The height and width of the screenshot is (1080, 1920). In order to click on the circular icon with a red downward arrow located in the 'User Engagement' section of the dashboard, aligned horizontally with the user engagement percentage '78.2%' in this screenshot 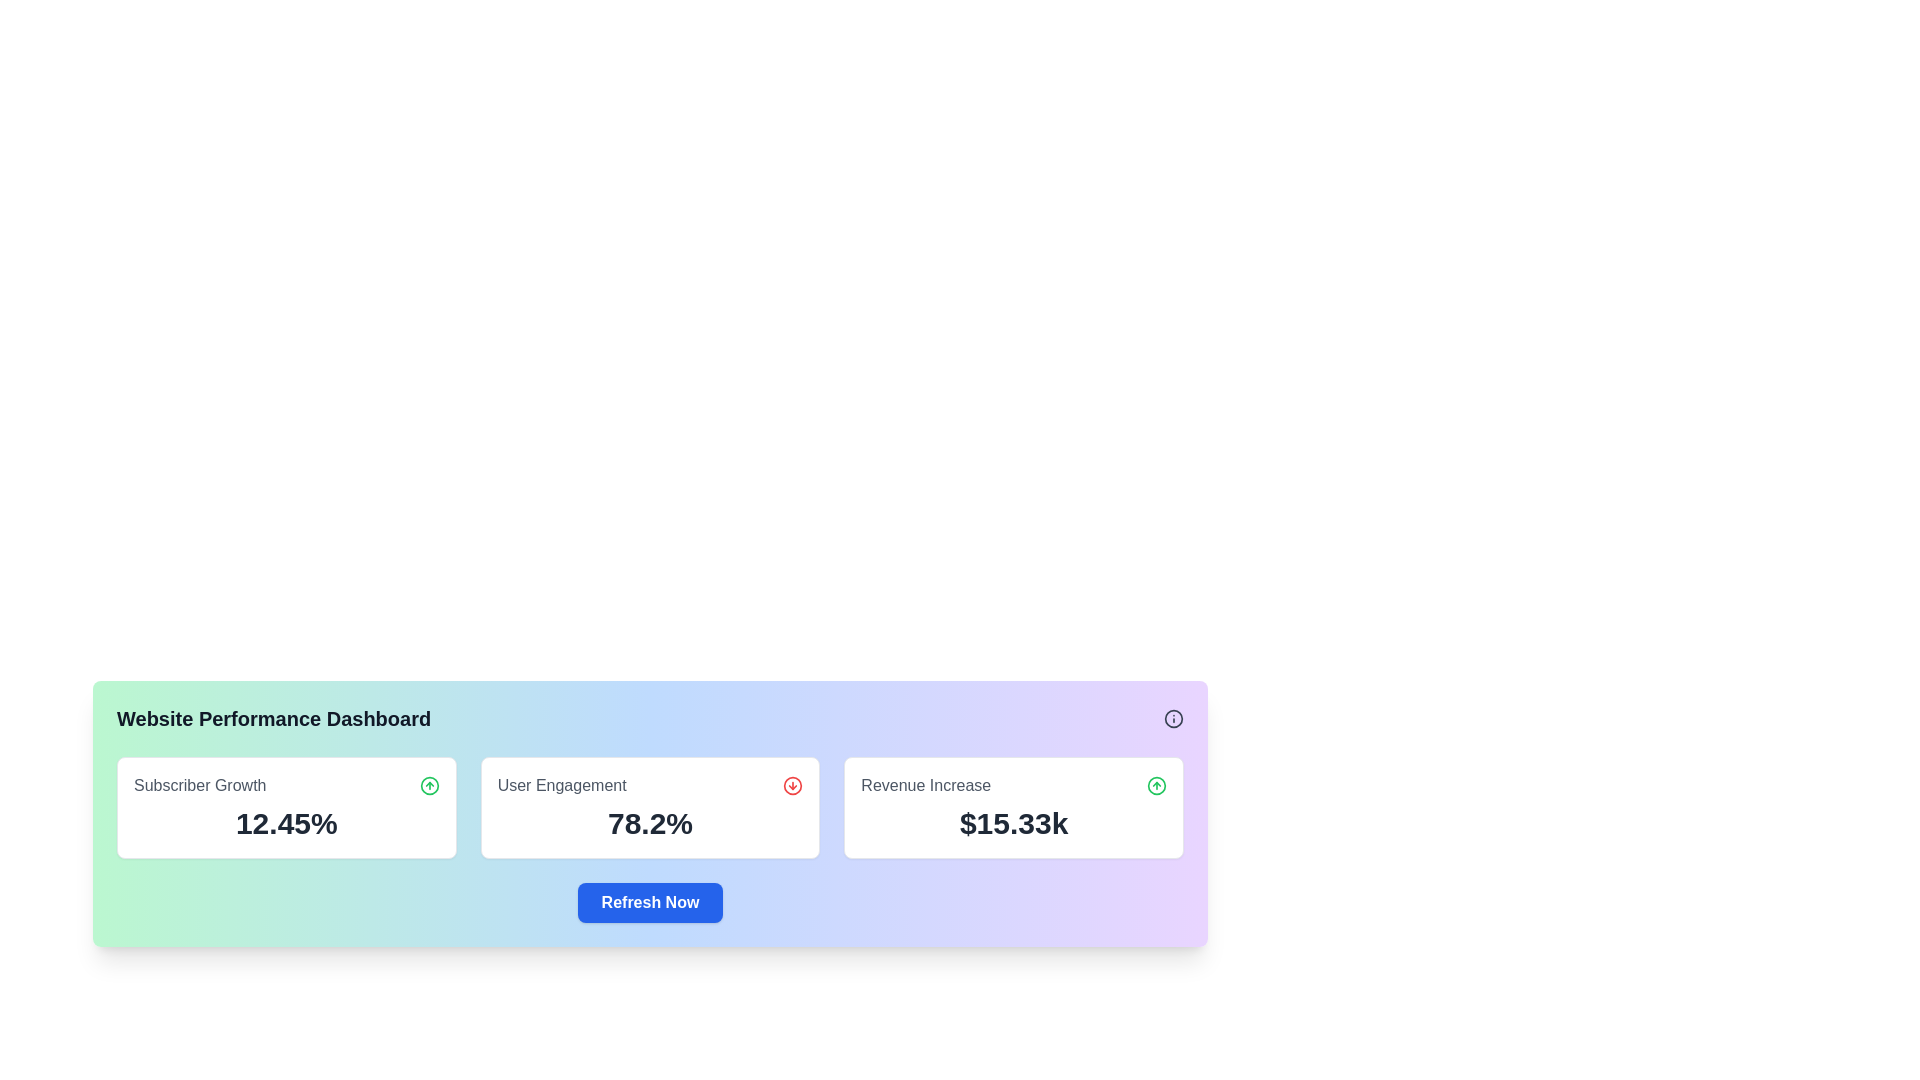, I will do `click(792, 785)`.